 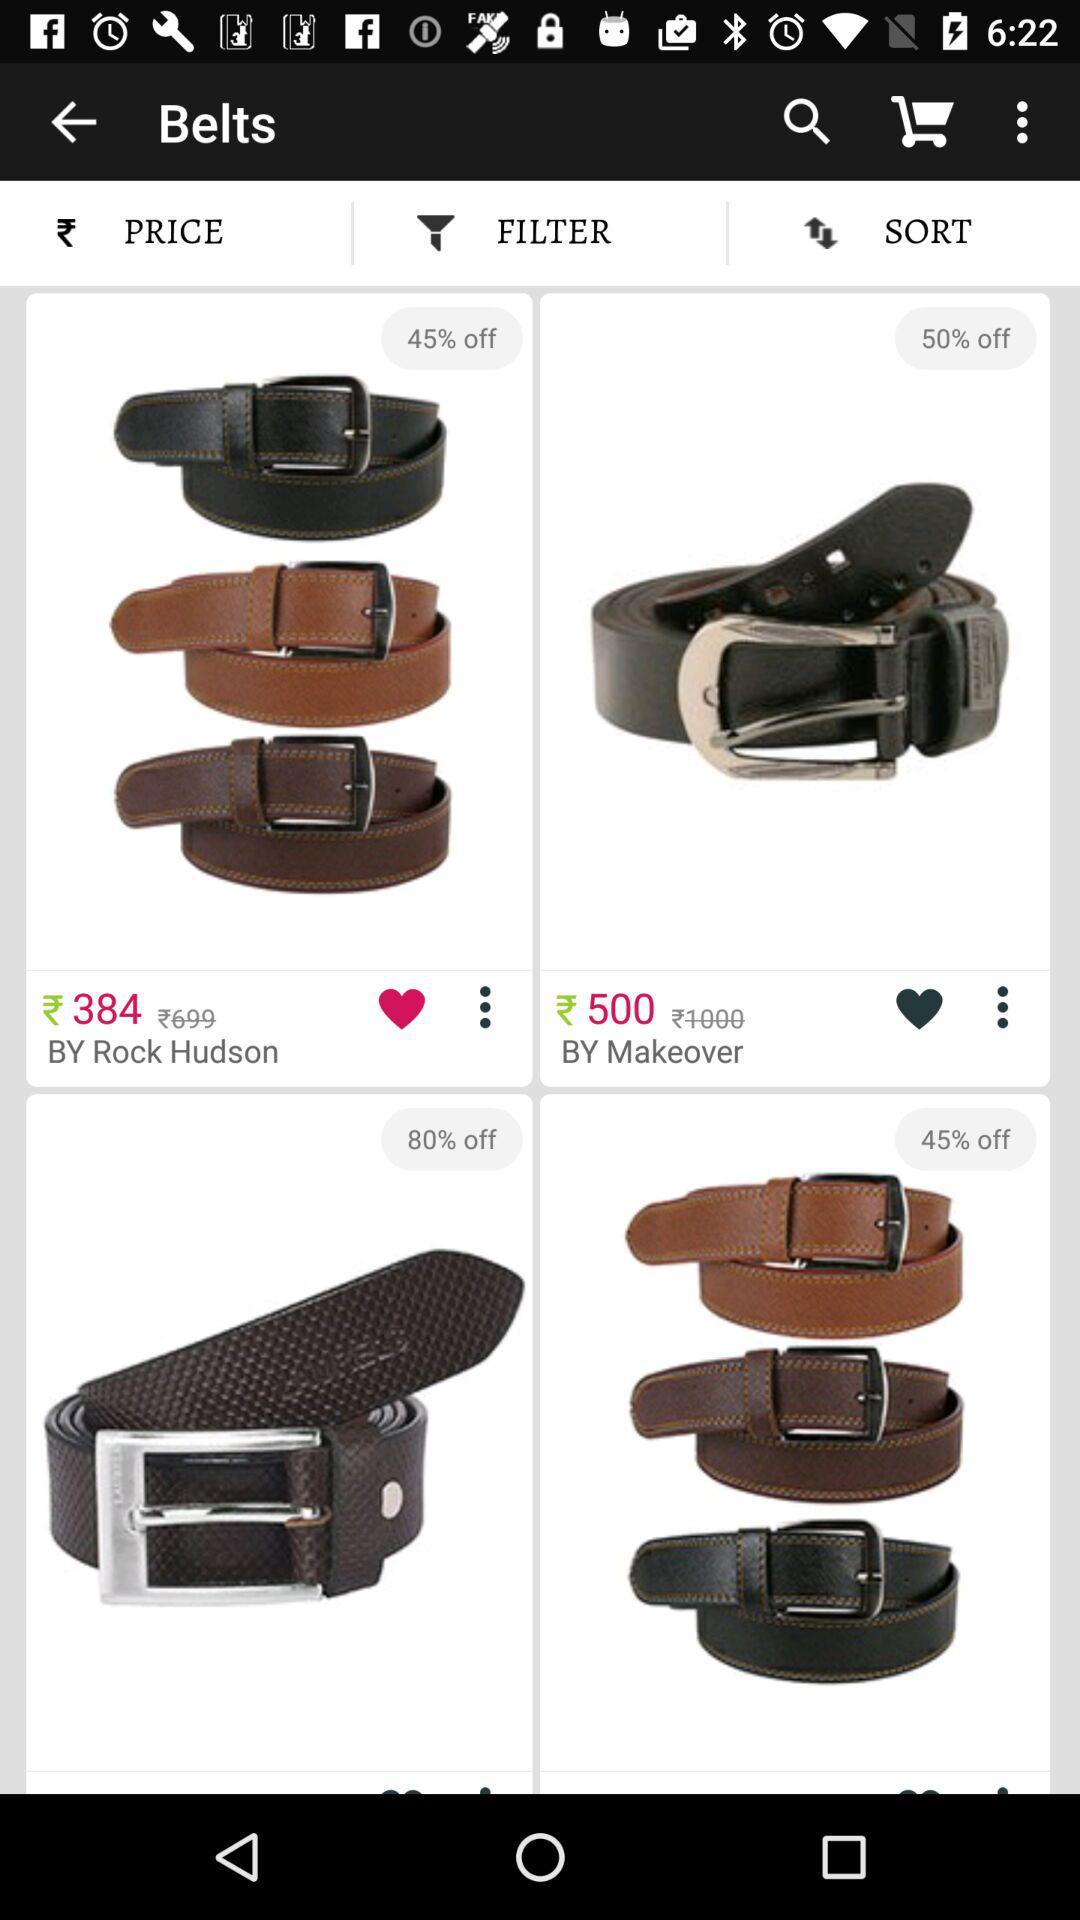 I want to click on icon above price icon, so click(x=72, y=120).